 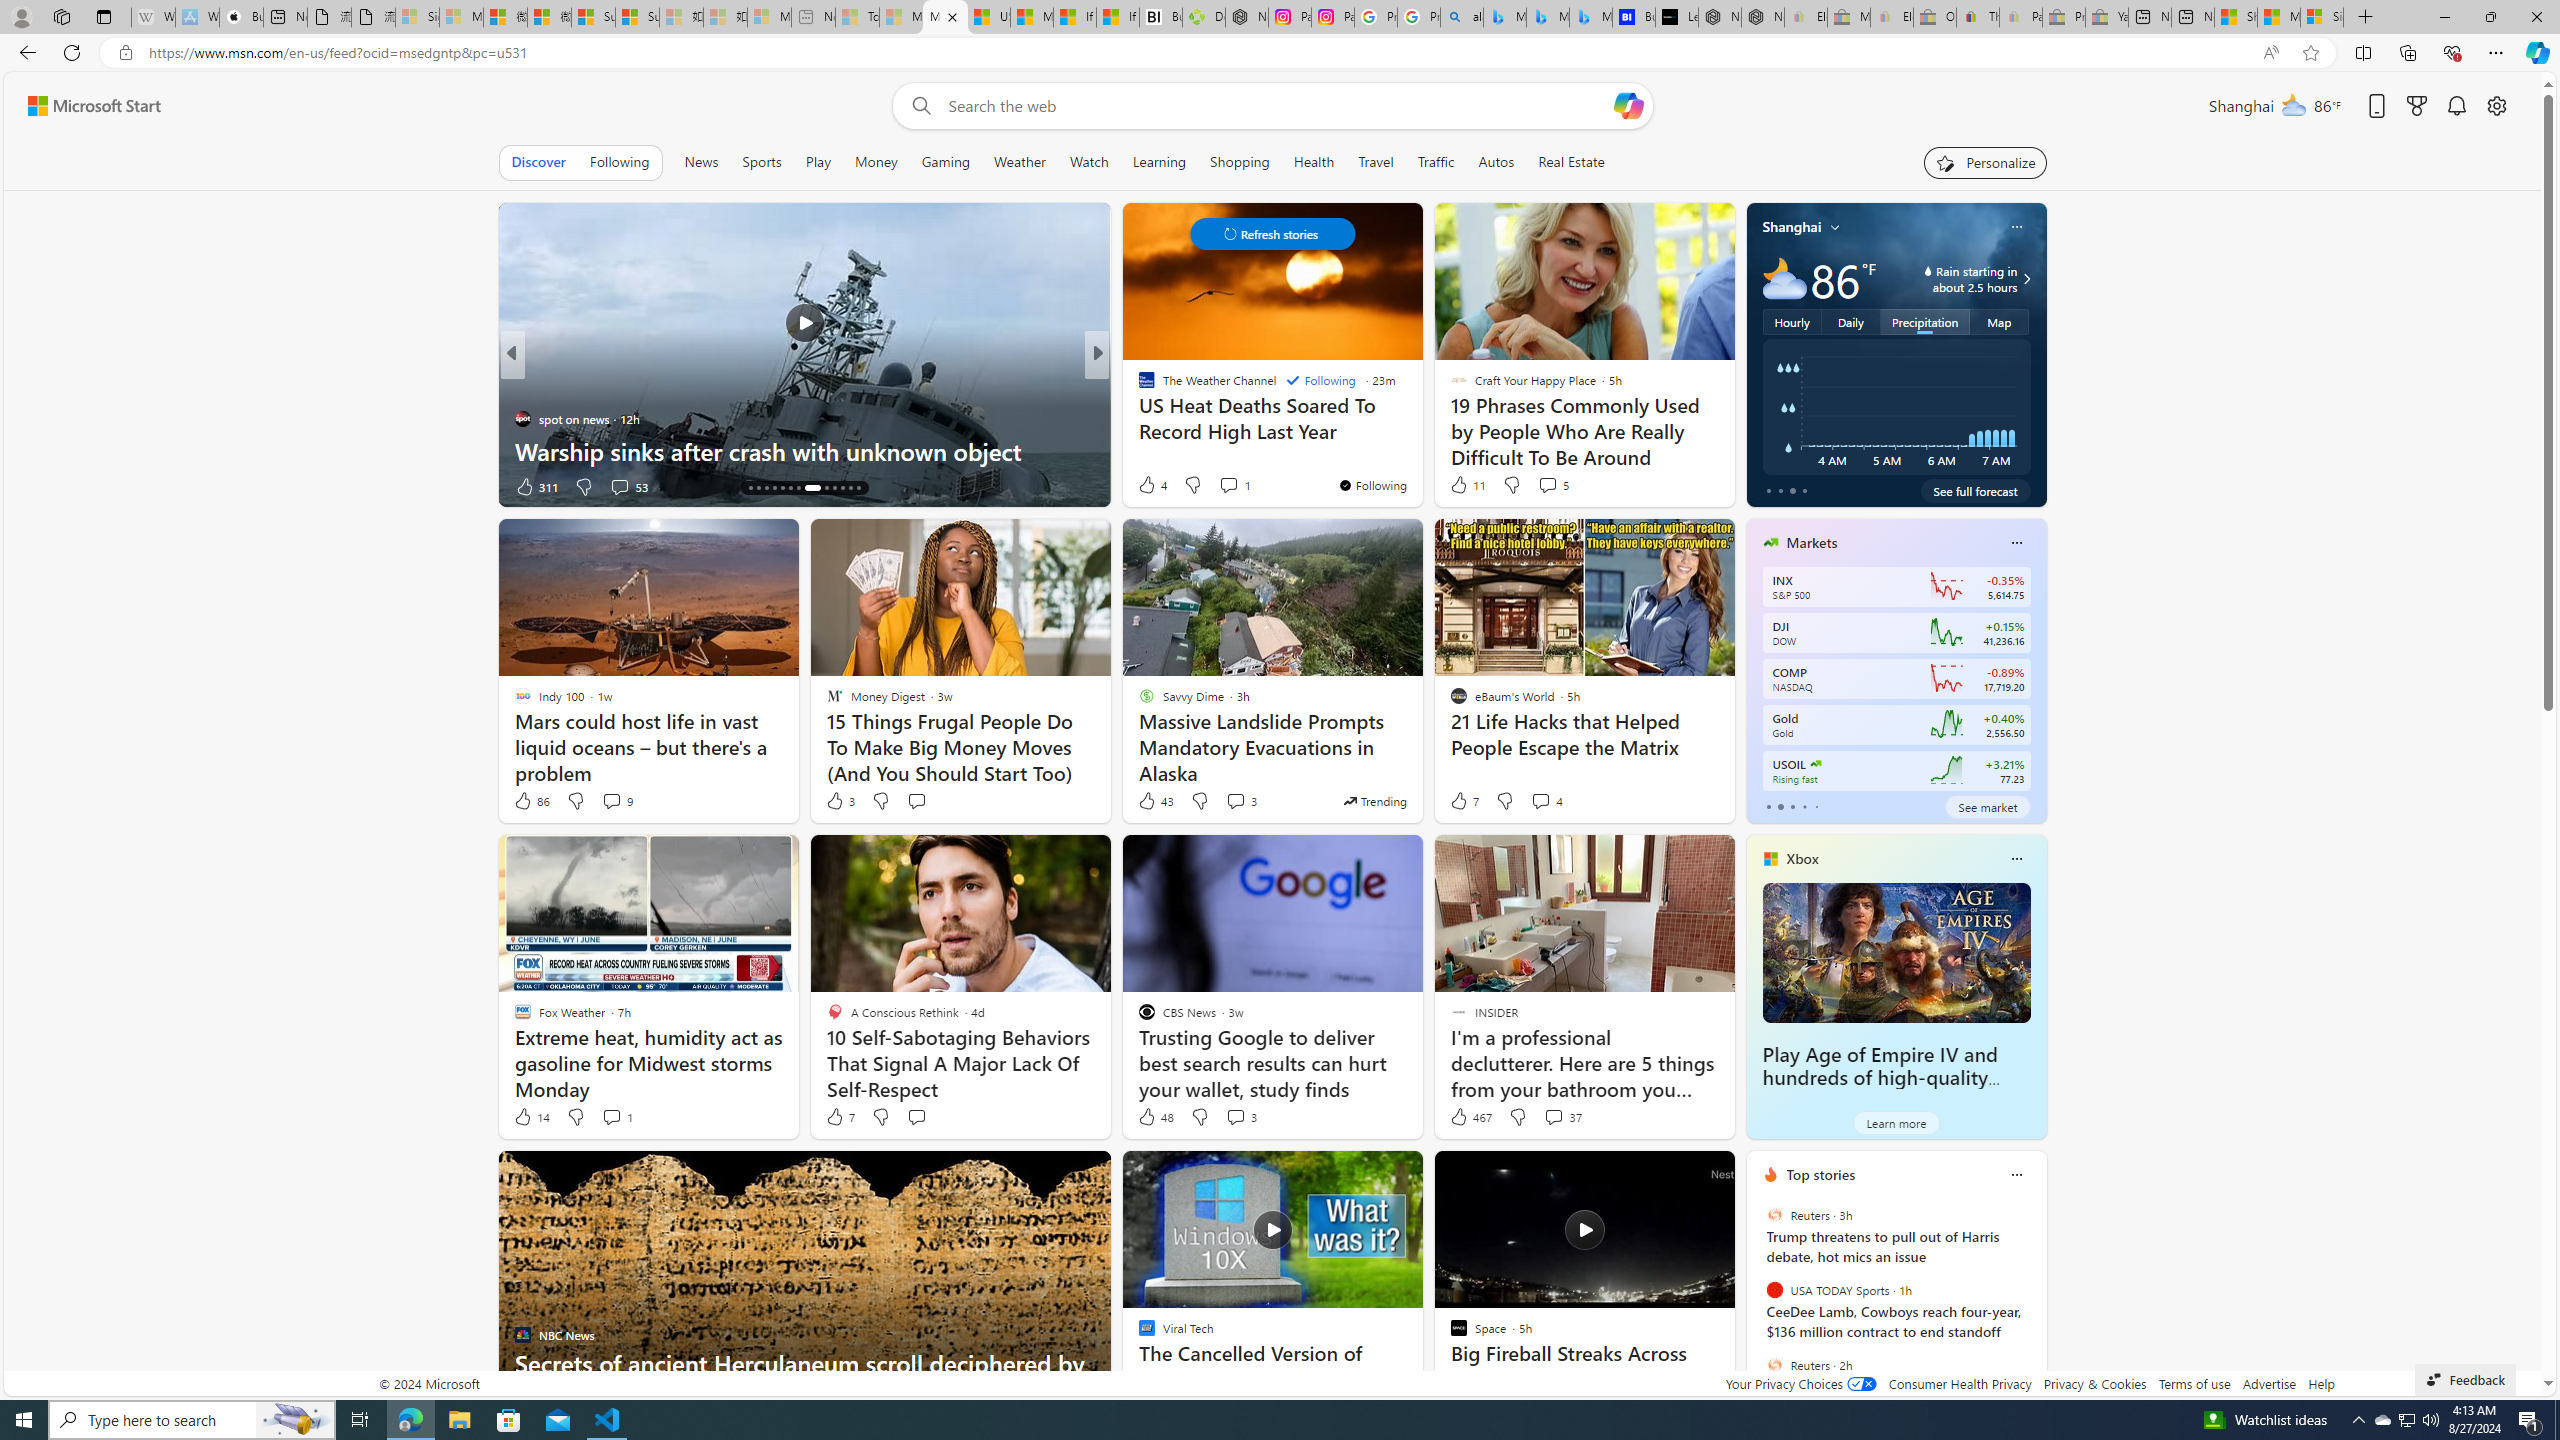 What do you see at coordinates (1895, 1122) in the screenshot?
I see `'Learn more'` at bounding box center [1895, 1122].